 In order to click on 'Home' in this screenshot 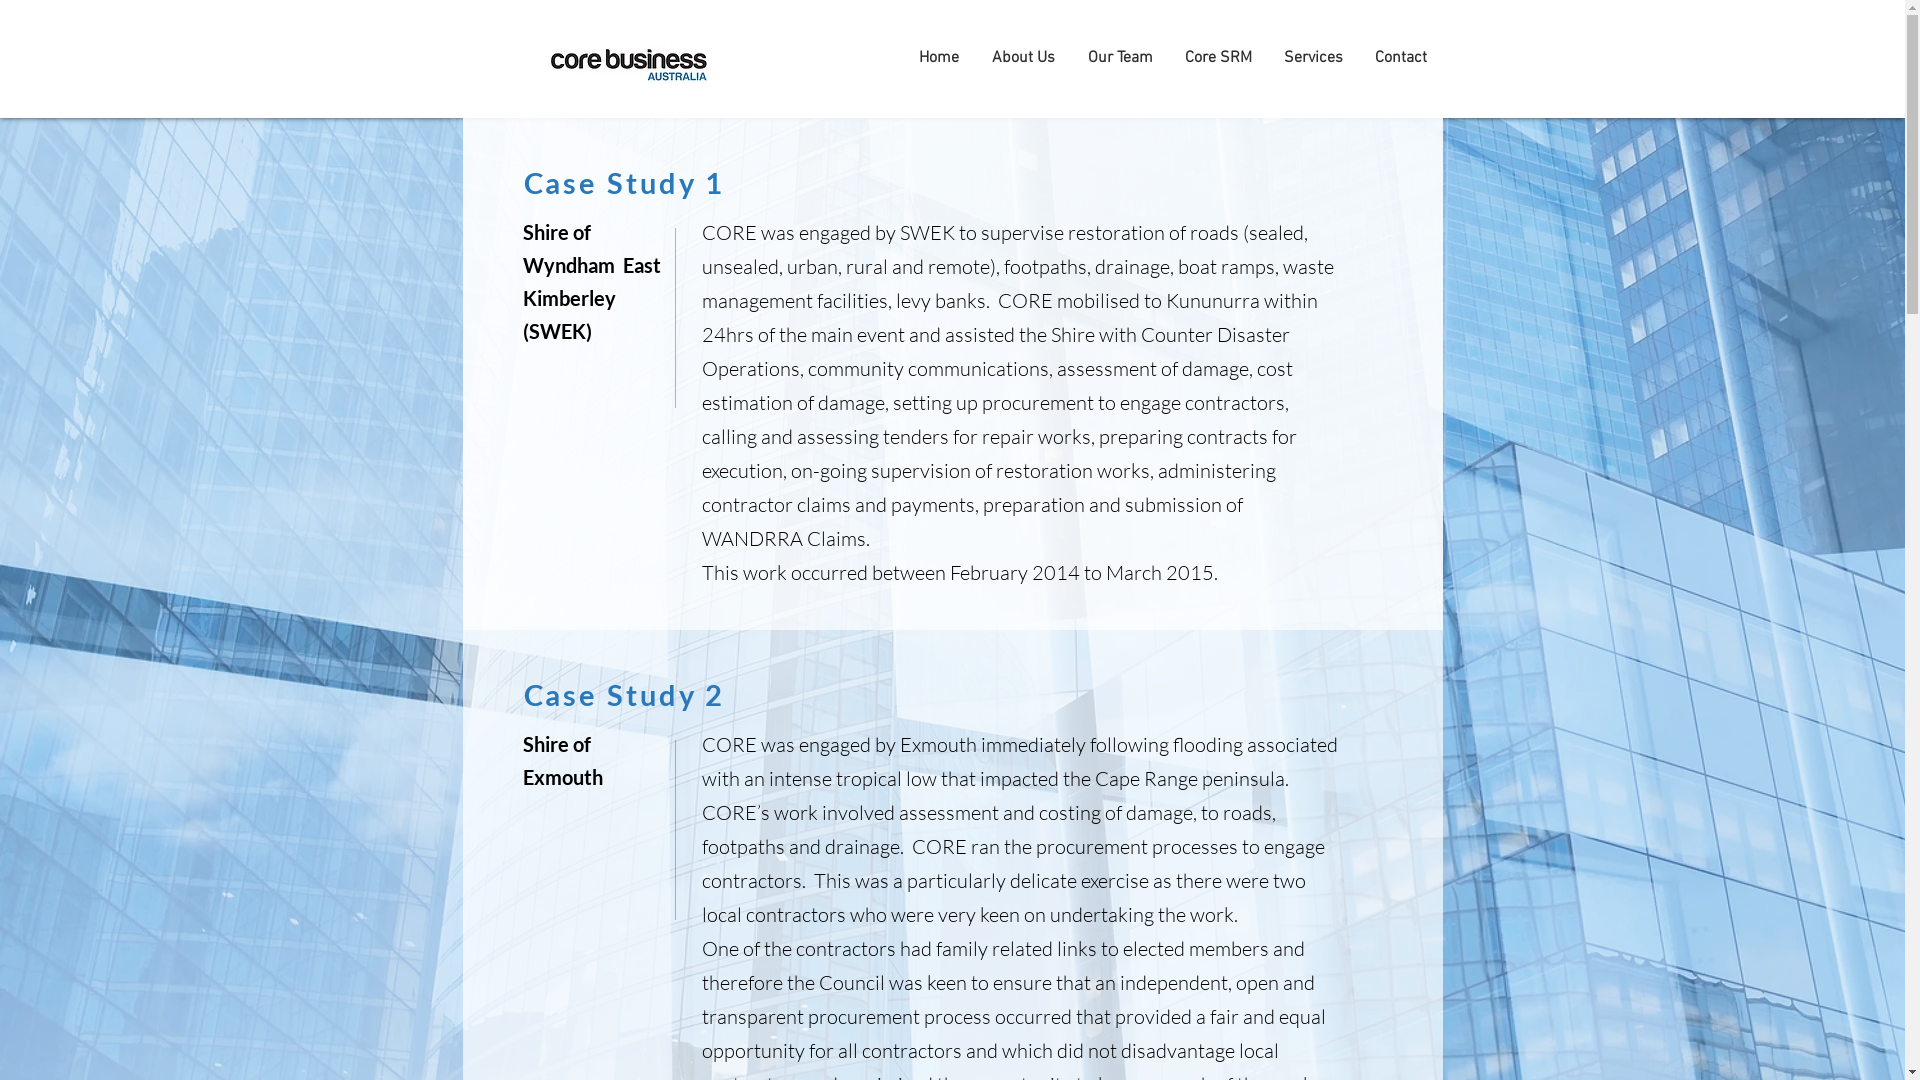, I will do `click(937, 57)`.